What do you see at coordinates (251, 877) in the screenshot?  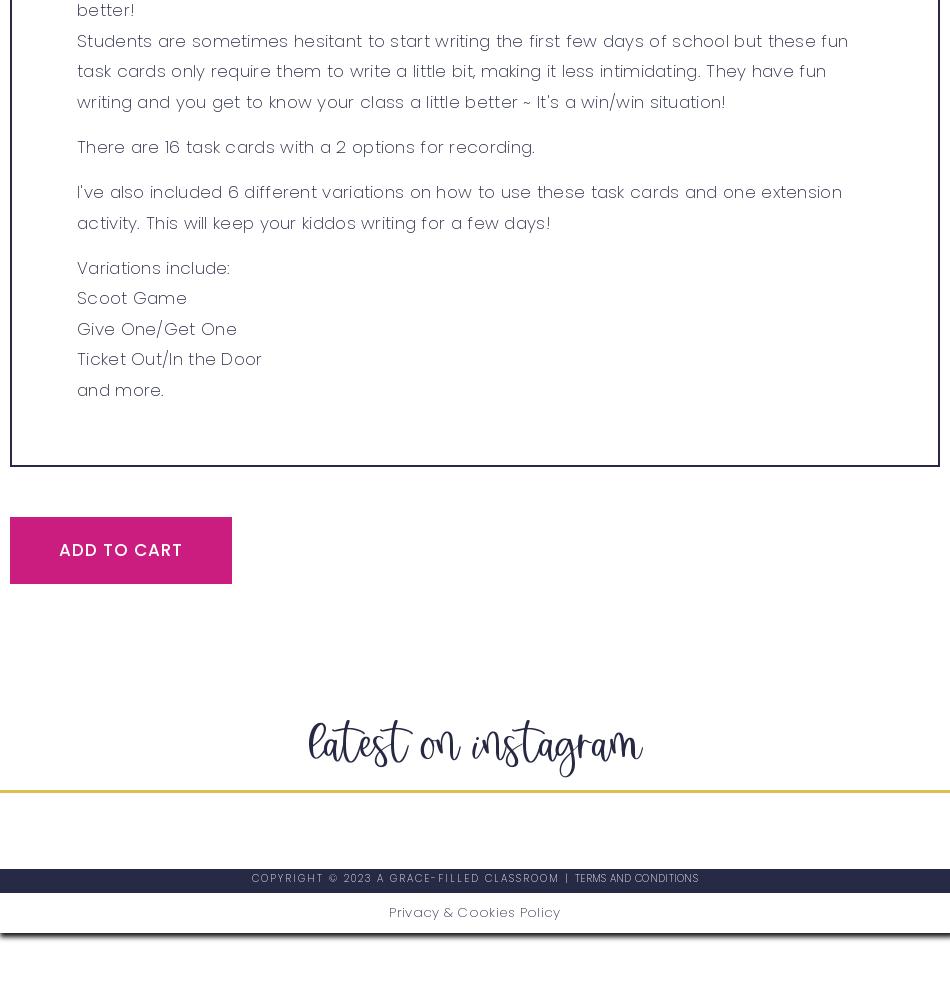 I see `'Copyright © 2023 A GRACE-FILLED CLASSROOM​ |'` at bounding box center [251, 877].